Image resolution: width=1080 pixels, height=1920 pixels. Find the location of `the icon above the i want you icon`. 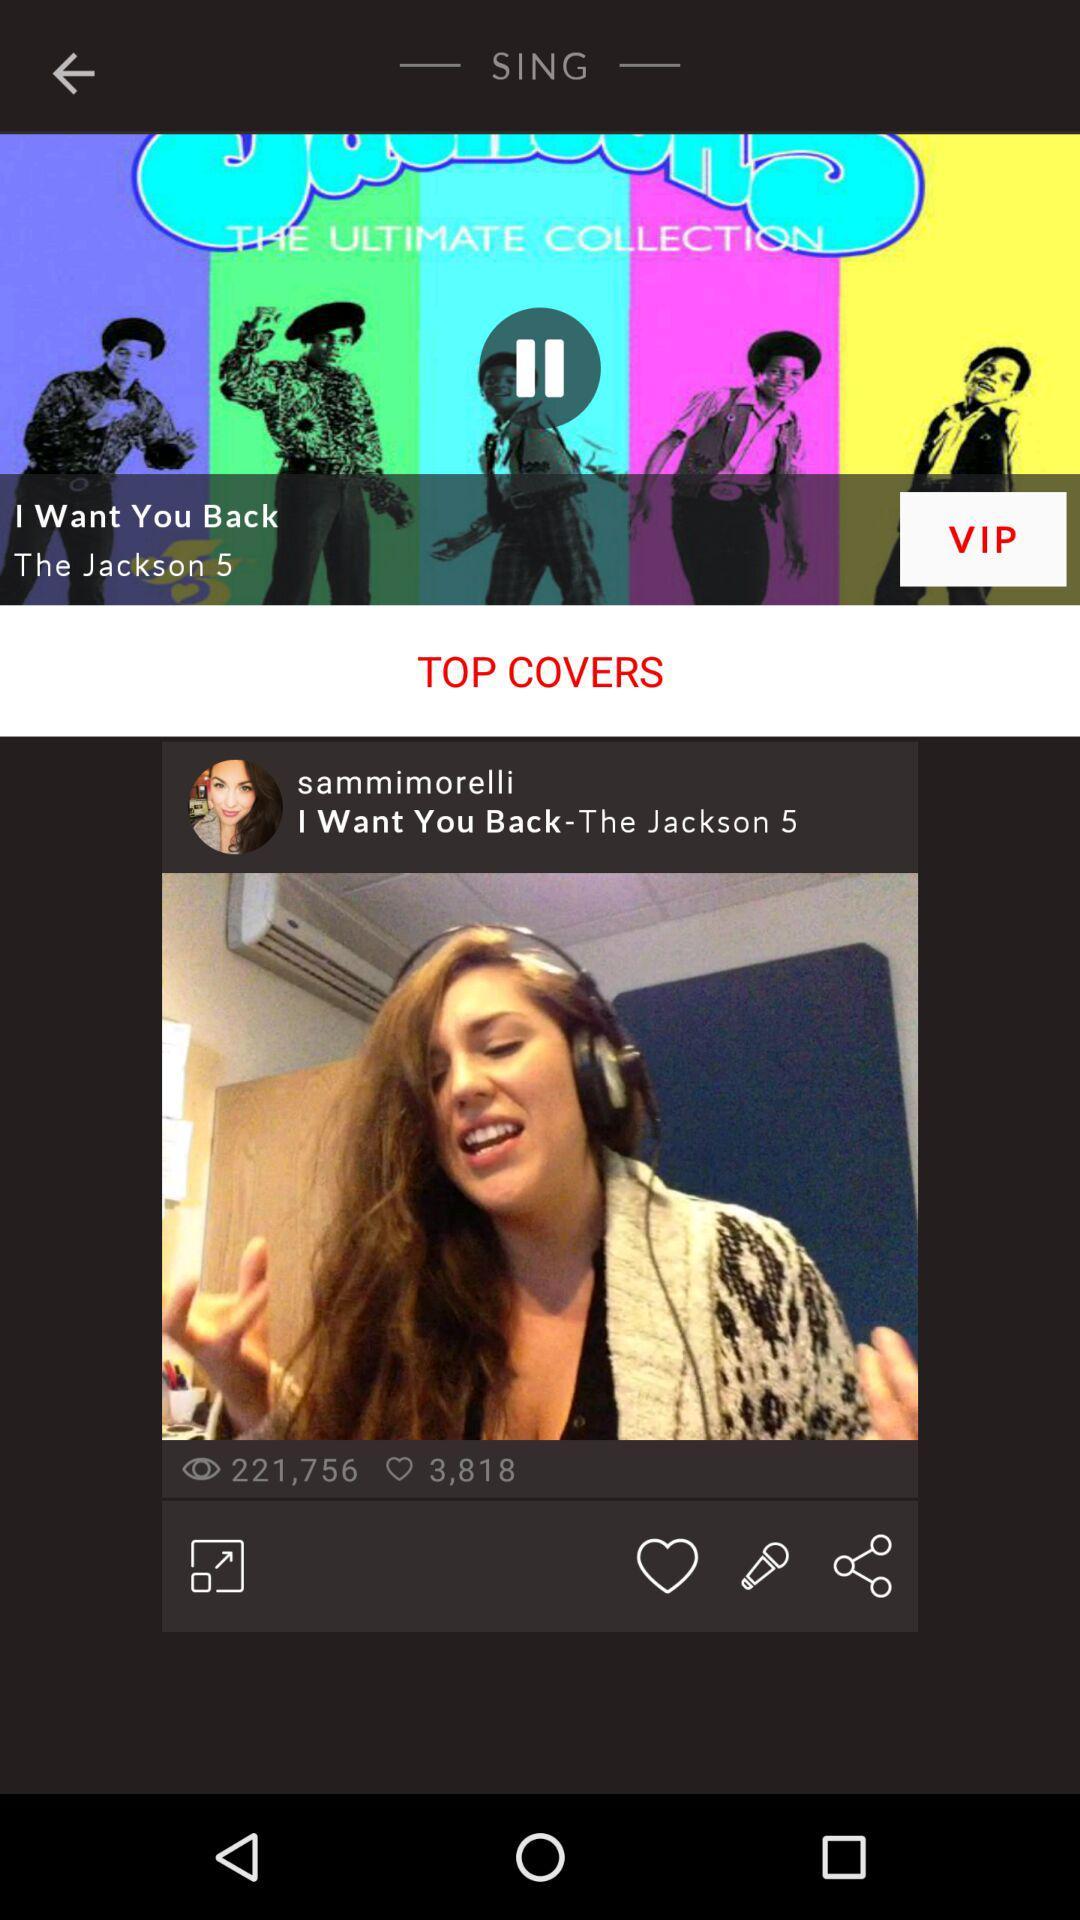

the icon above the i want you icon is located at coordinates (405, 780).